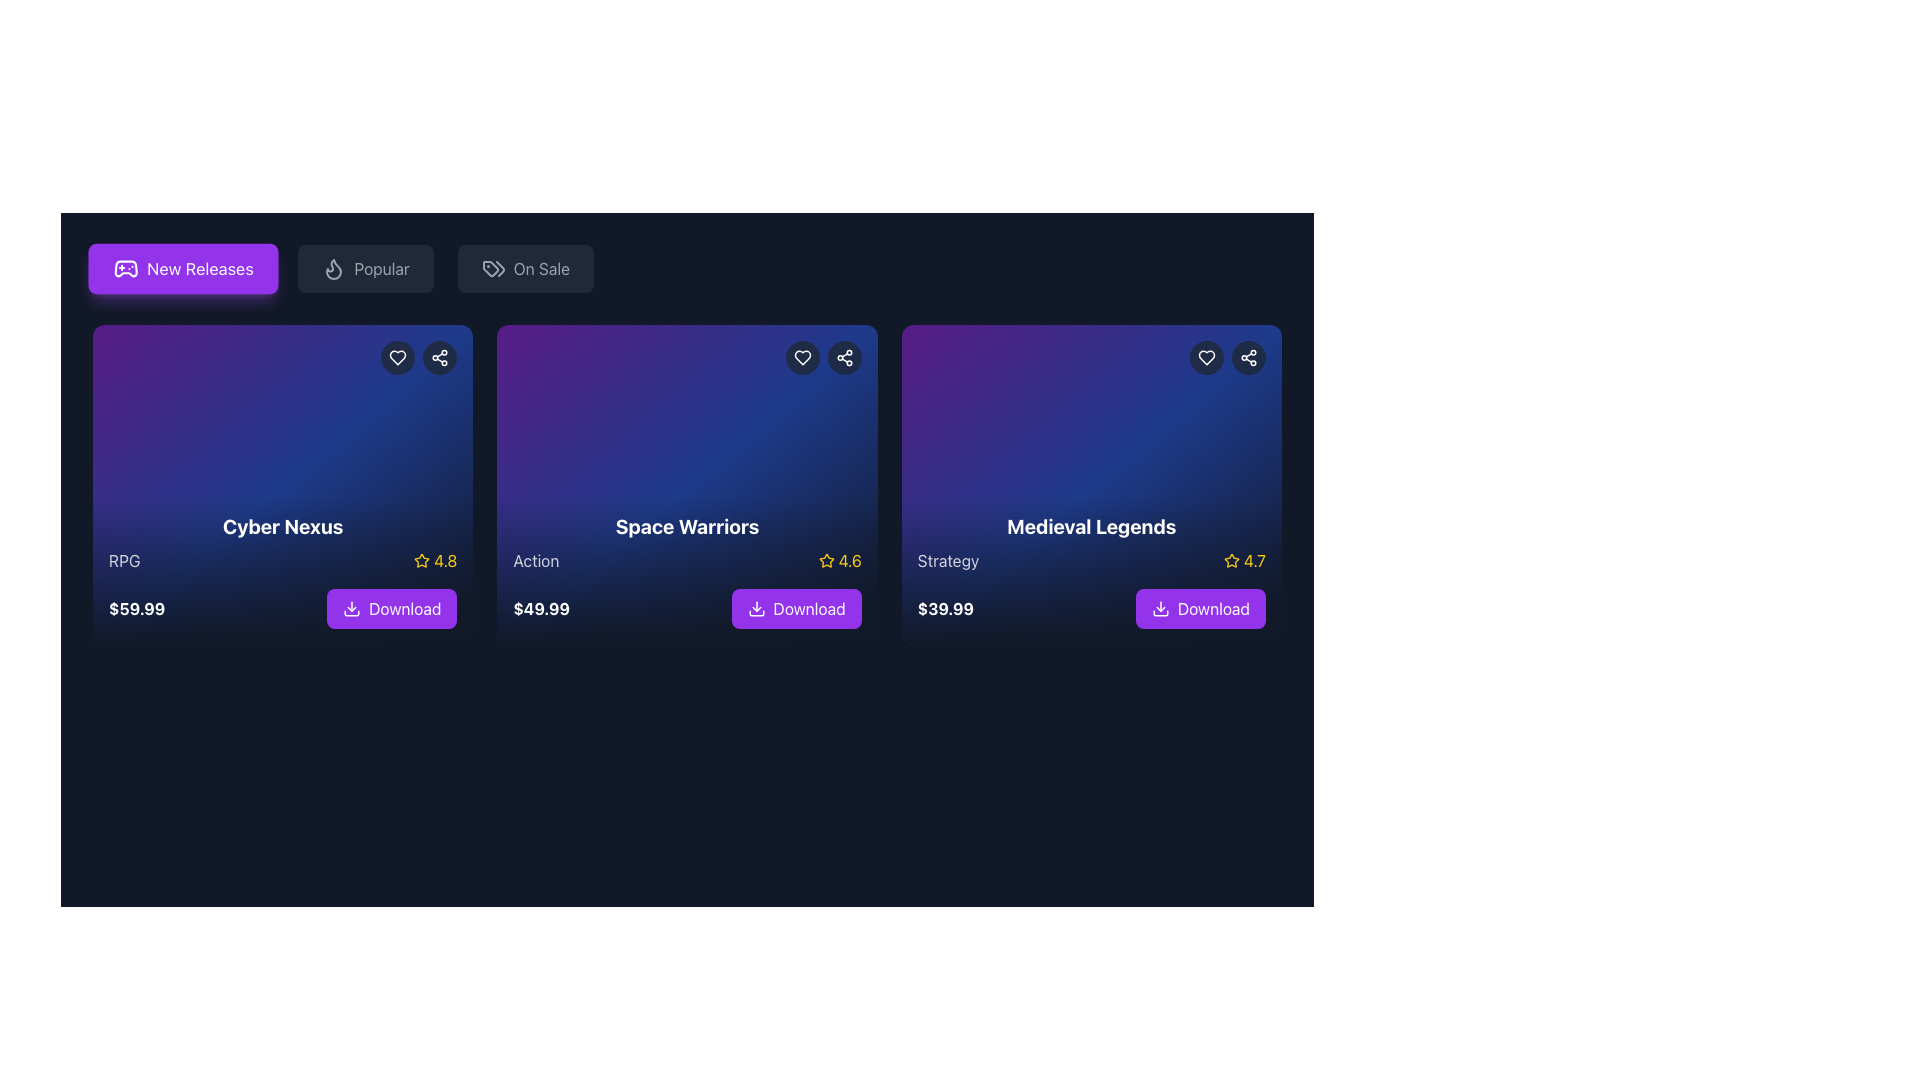 The height and width of the screenshot is (1080, 1920). I want to click on the 'Download' button for 'Medieval Legends' to observe the hover feedback, so click(1200, 608).